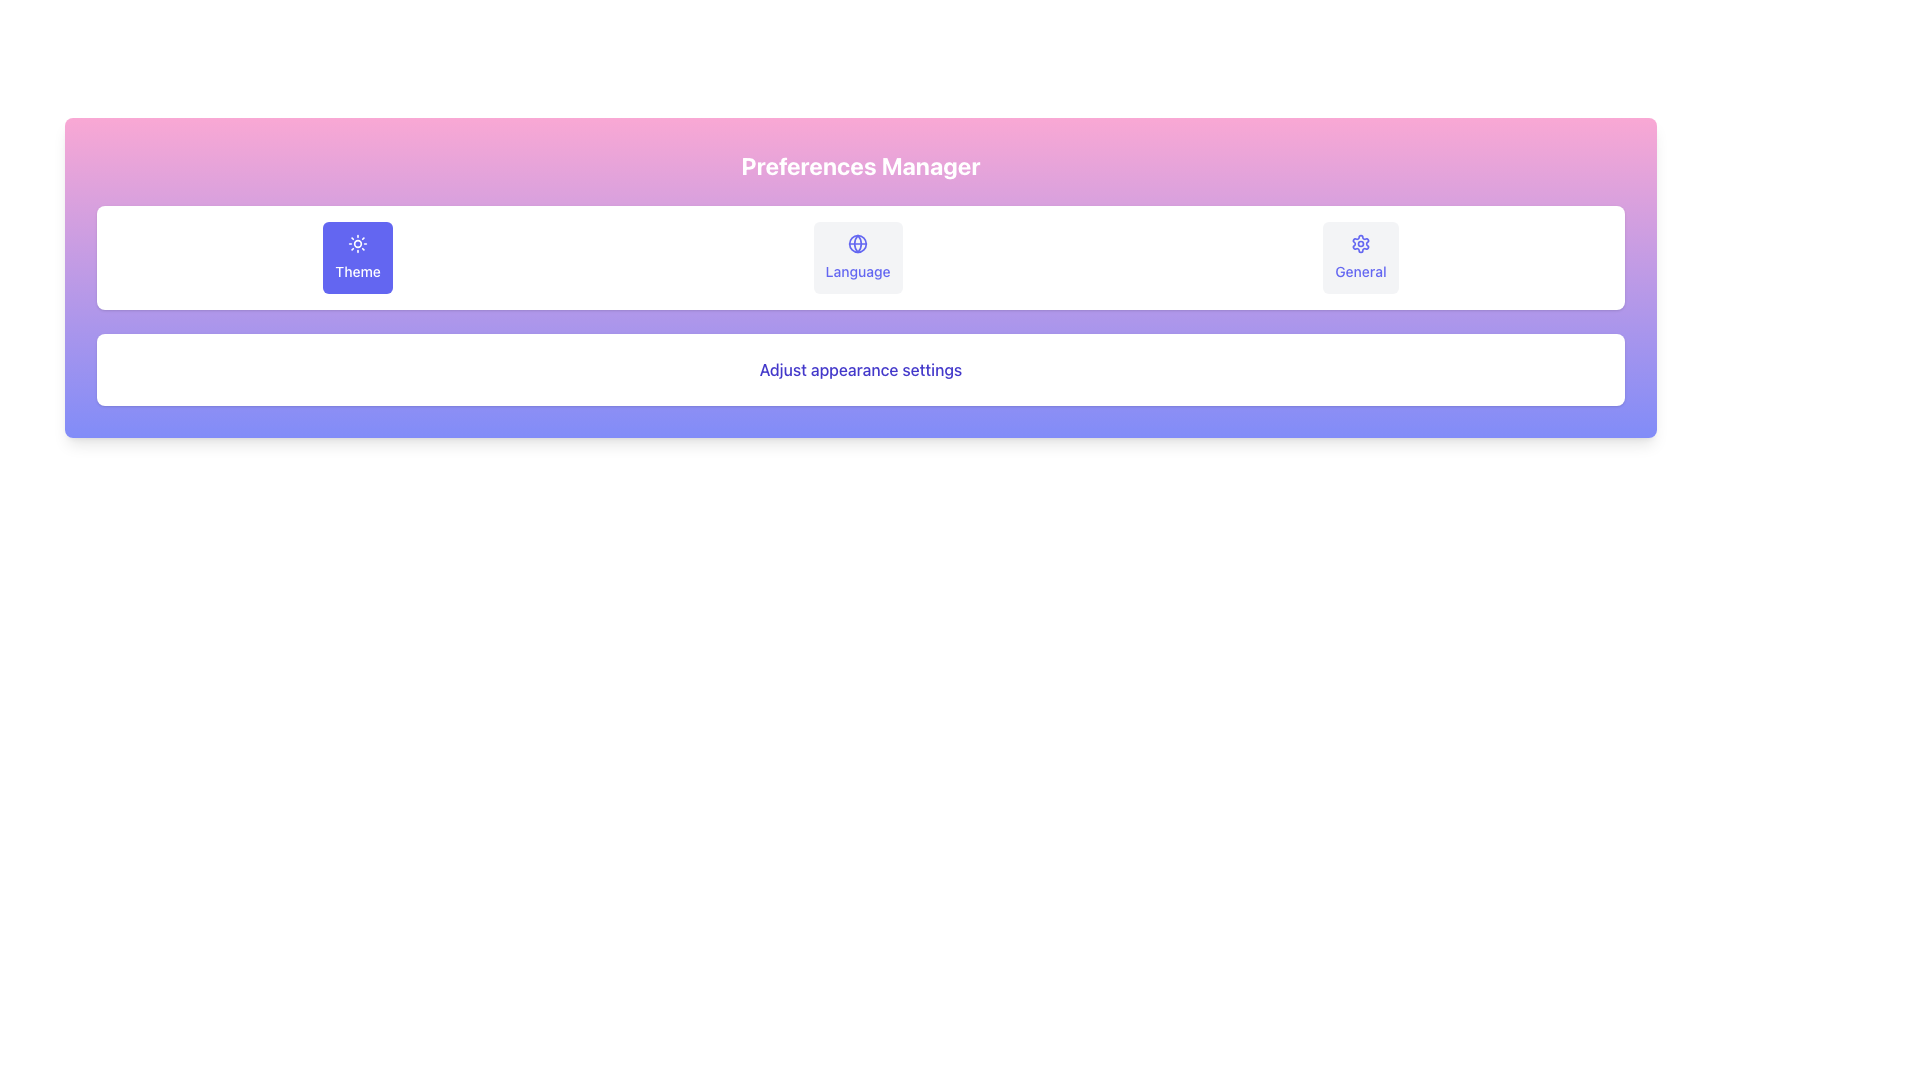 This screenshot has width=1920, height=1080. What do you see at coordinates (858, 257) in the screenshot?
I see `the 'Language' button with a globe icon in the Preferences Manager interface` at bounding box center [858, 257].